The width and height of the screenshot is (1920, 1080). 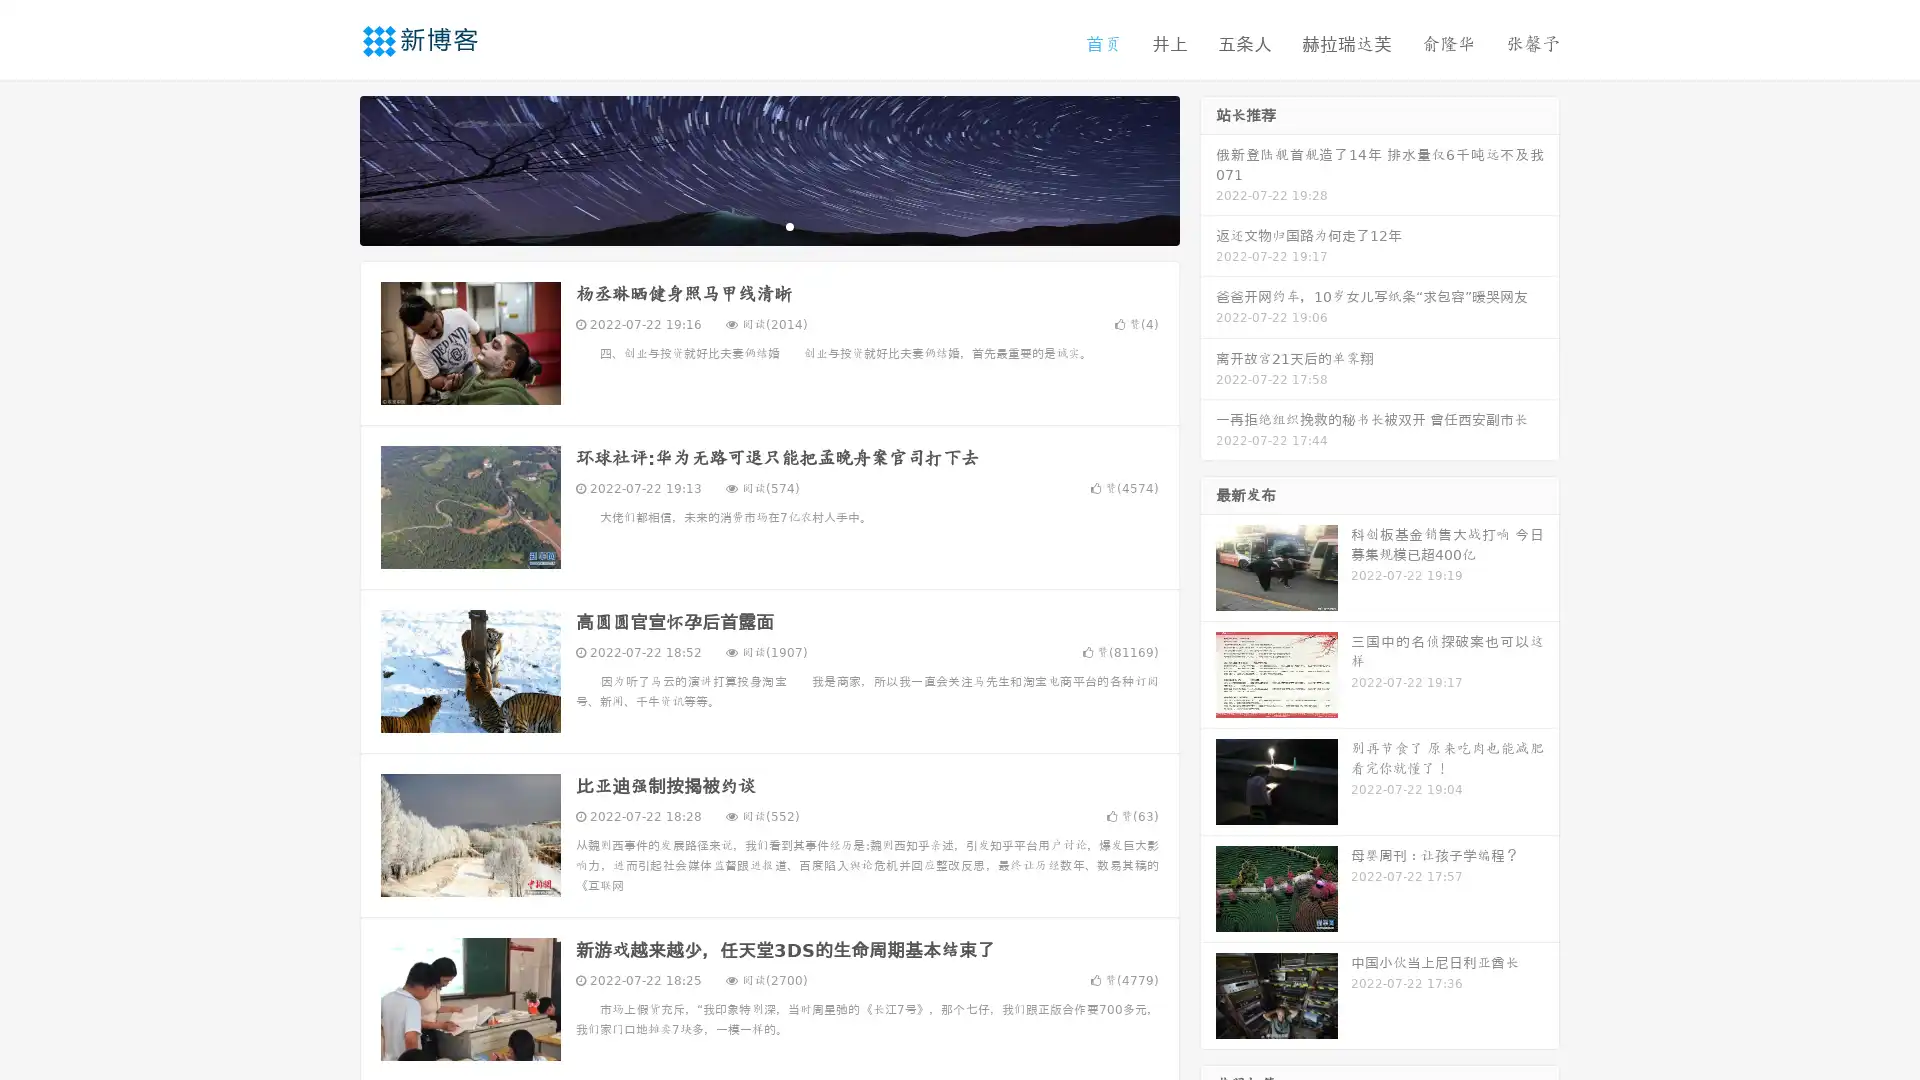 I want to click on Go to slide 3, so click(x=789, y=225).